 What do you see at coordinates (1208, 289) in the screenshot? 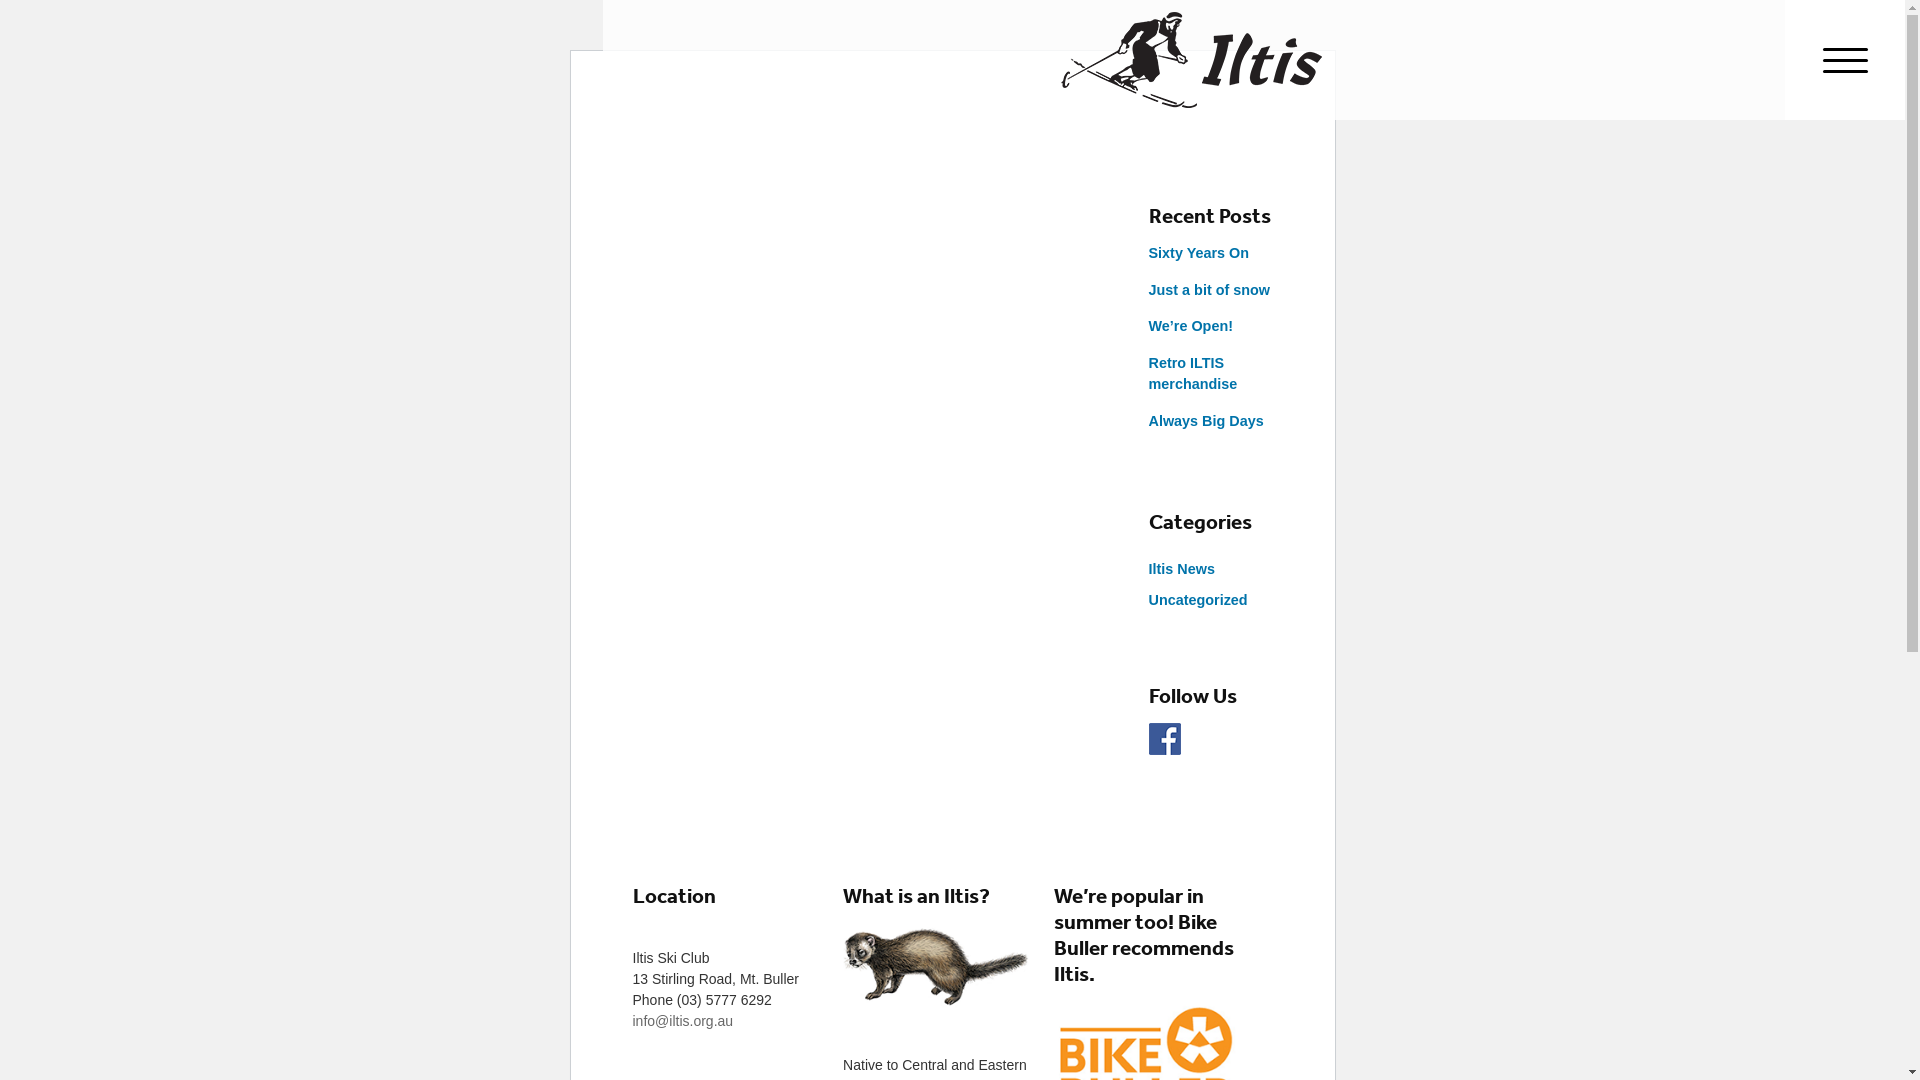
I see `'Just a bit of snow'` at bounding box center [1208, 289].